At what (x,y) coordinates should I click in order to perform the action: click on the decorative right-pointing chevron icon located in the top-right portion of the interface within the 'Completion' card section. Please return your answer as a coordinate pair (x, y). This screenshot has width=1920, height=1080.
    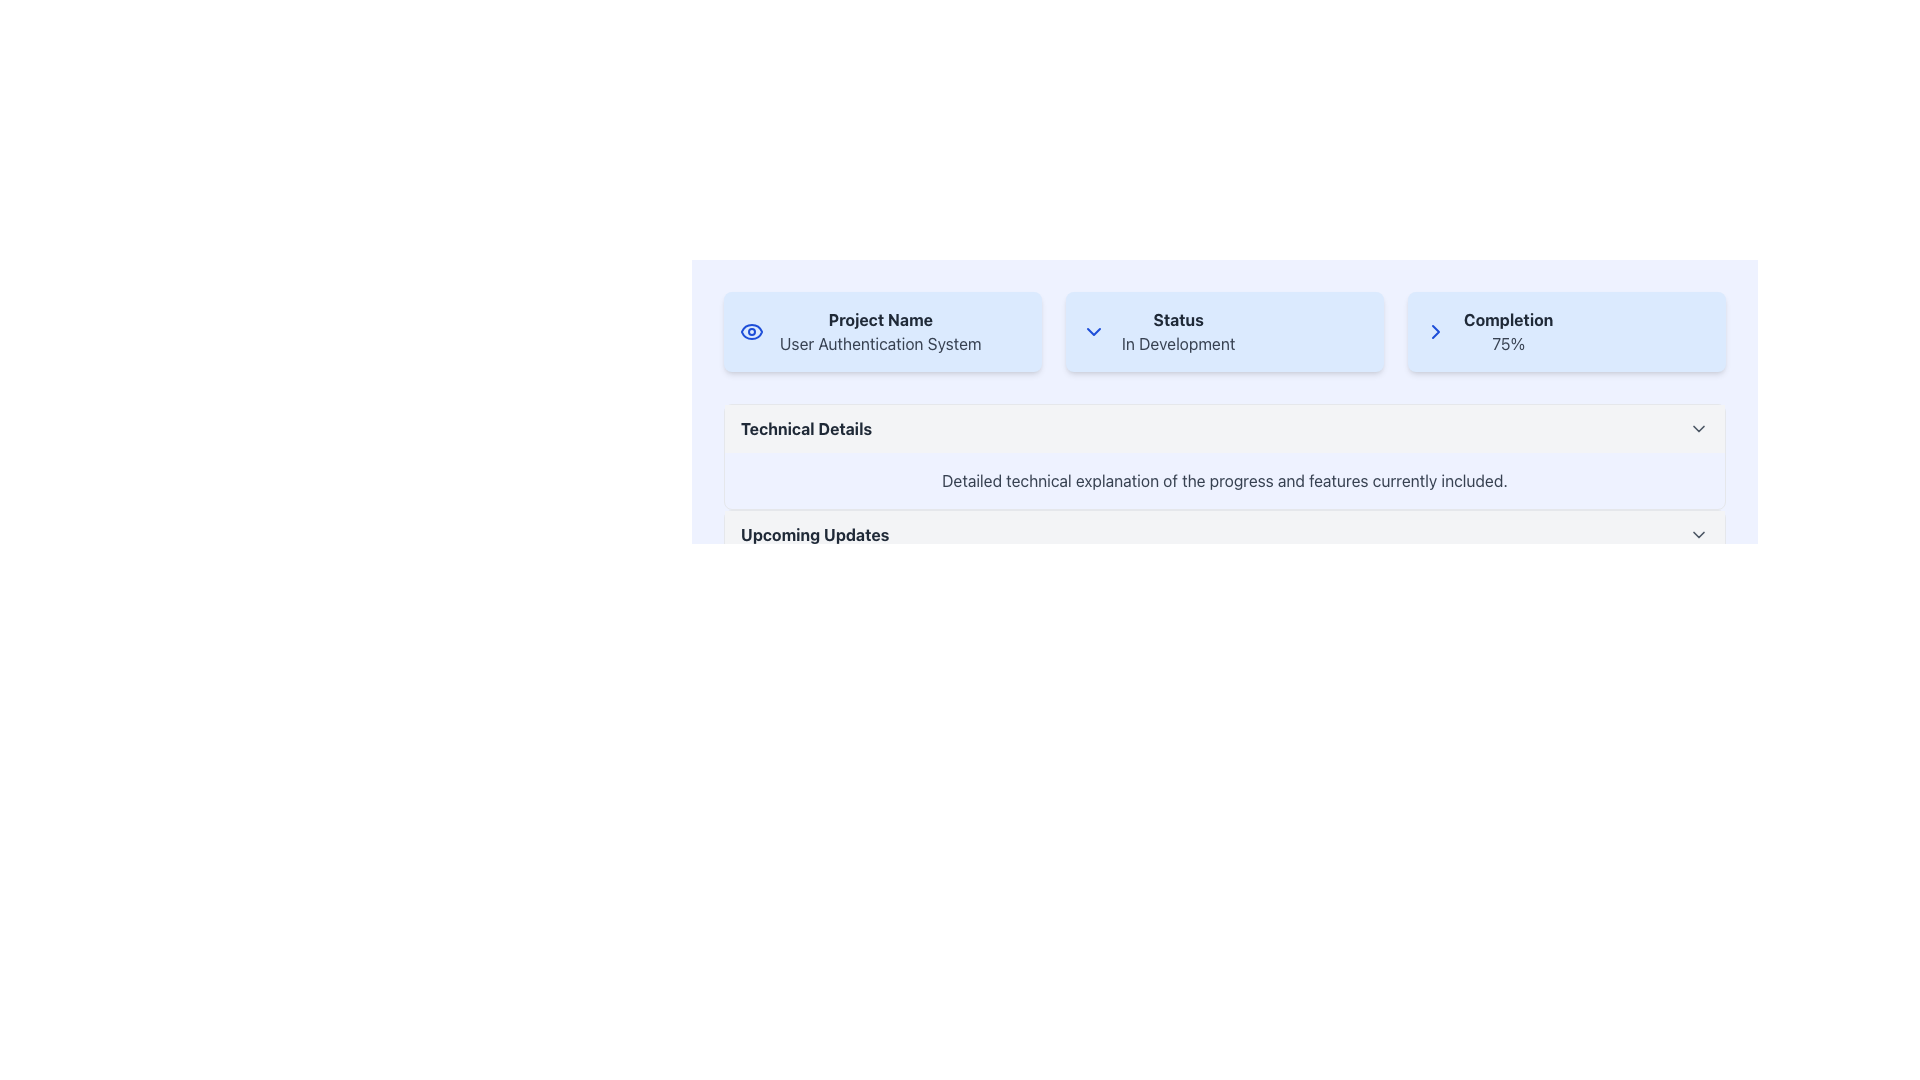
    Looking at the image, I should click on (1434, 330).